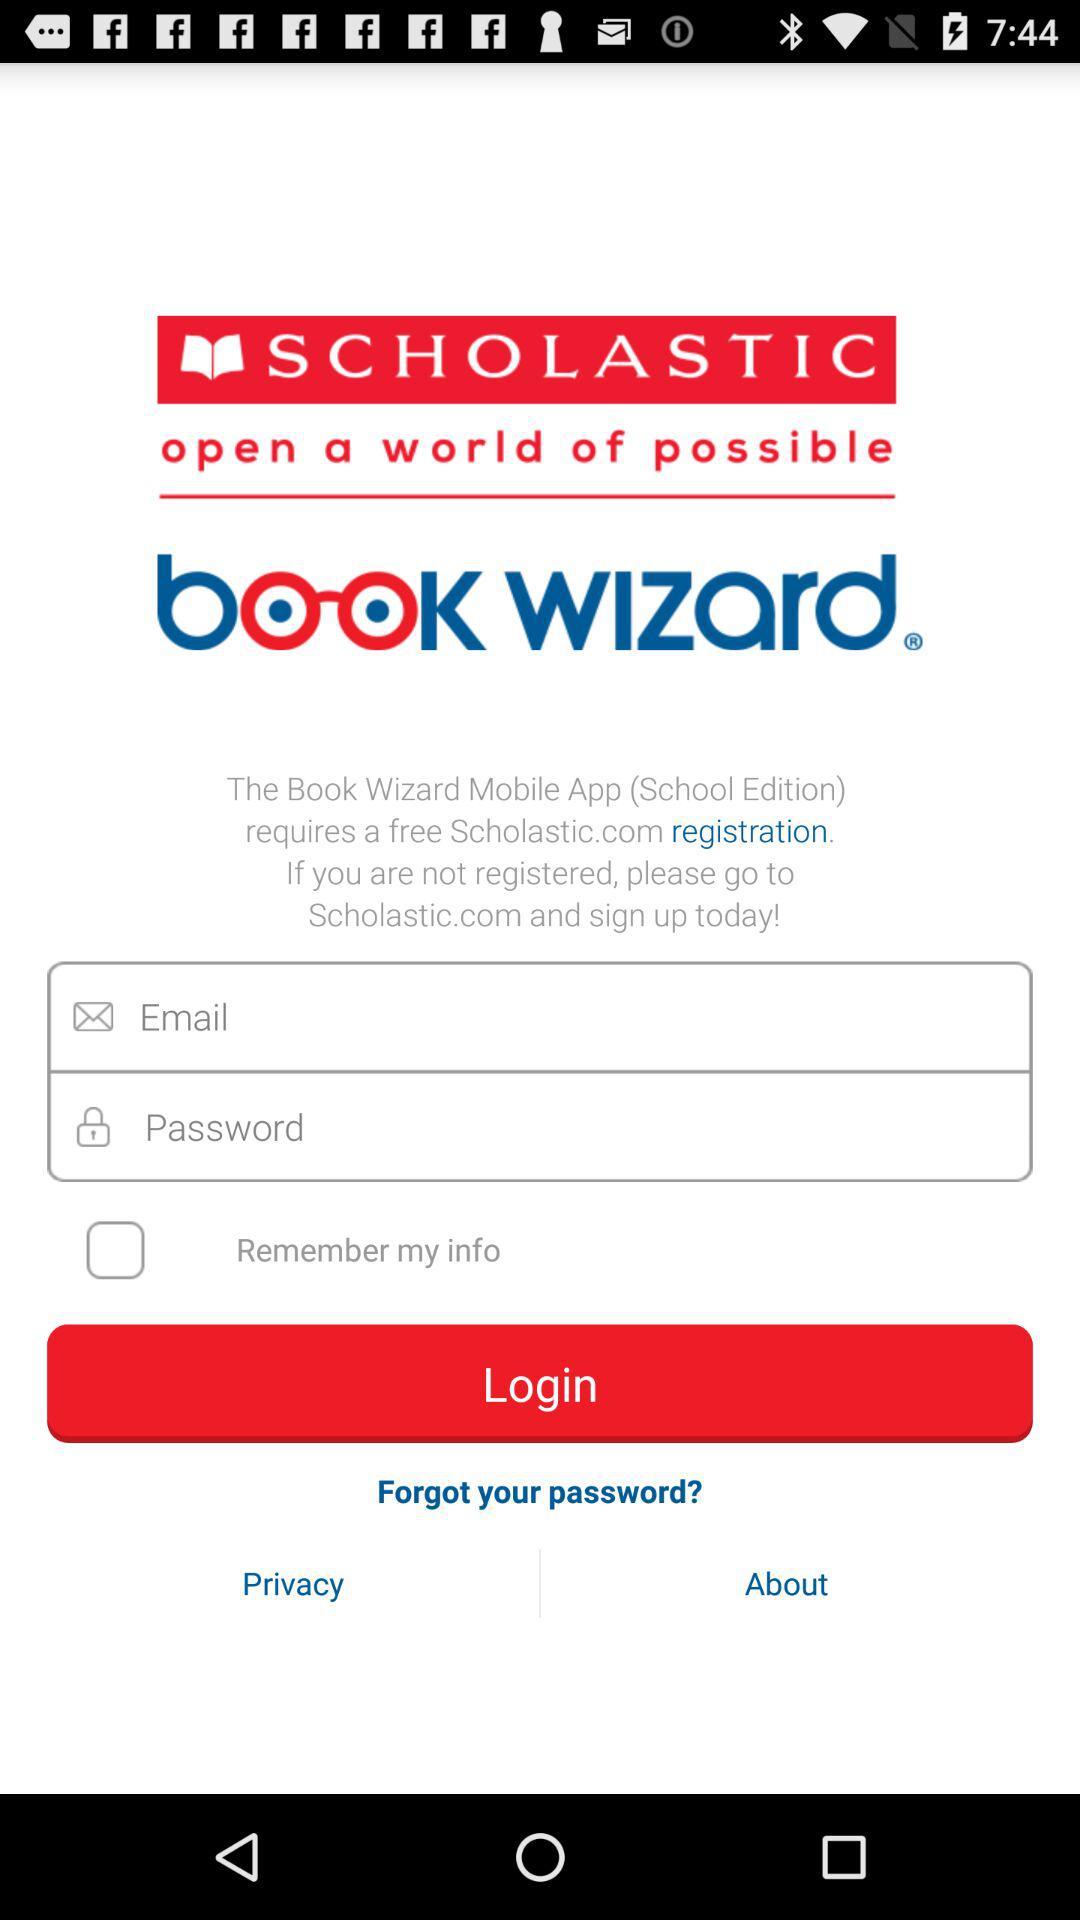  What do you see at coordinates (553, 1249) in the screenshot?
I see `the remember my info item` at bounding box center [553, 1249].